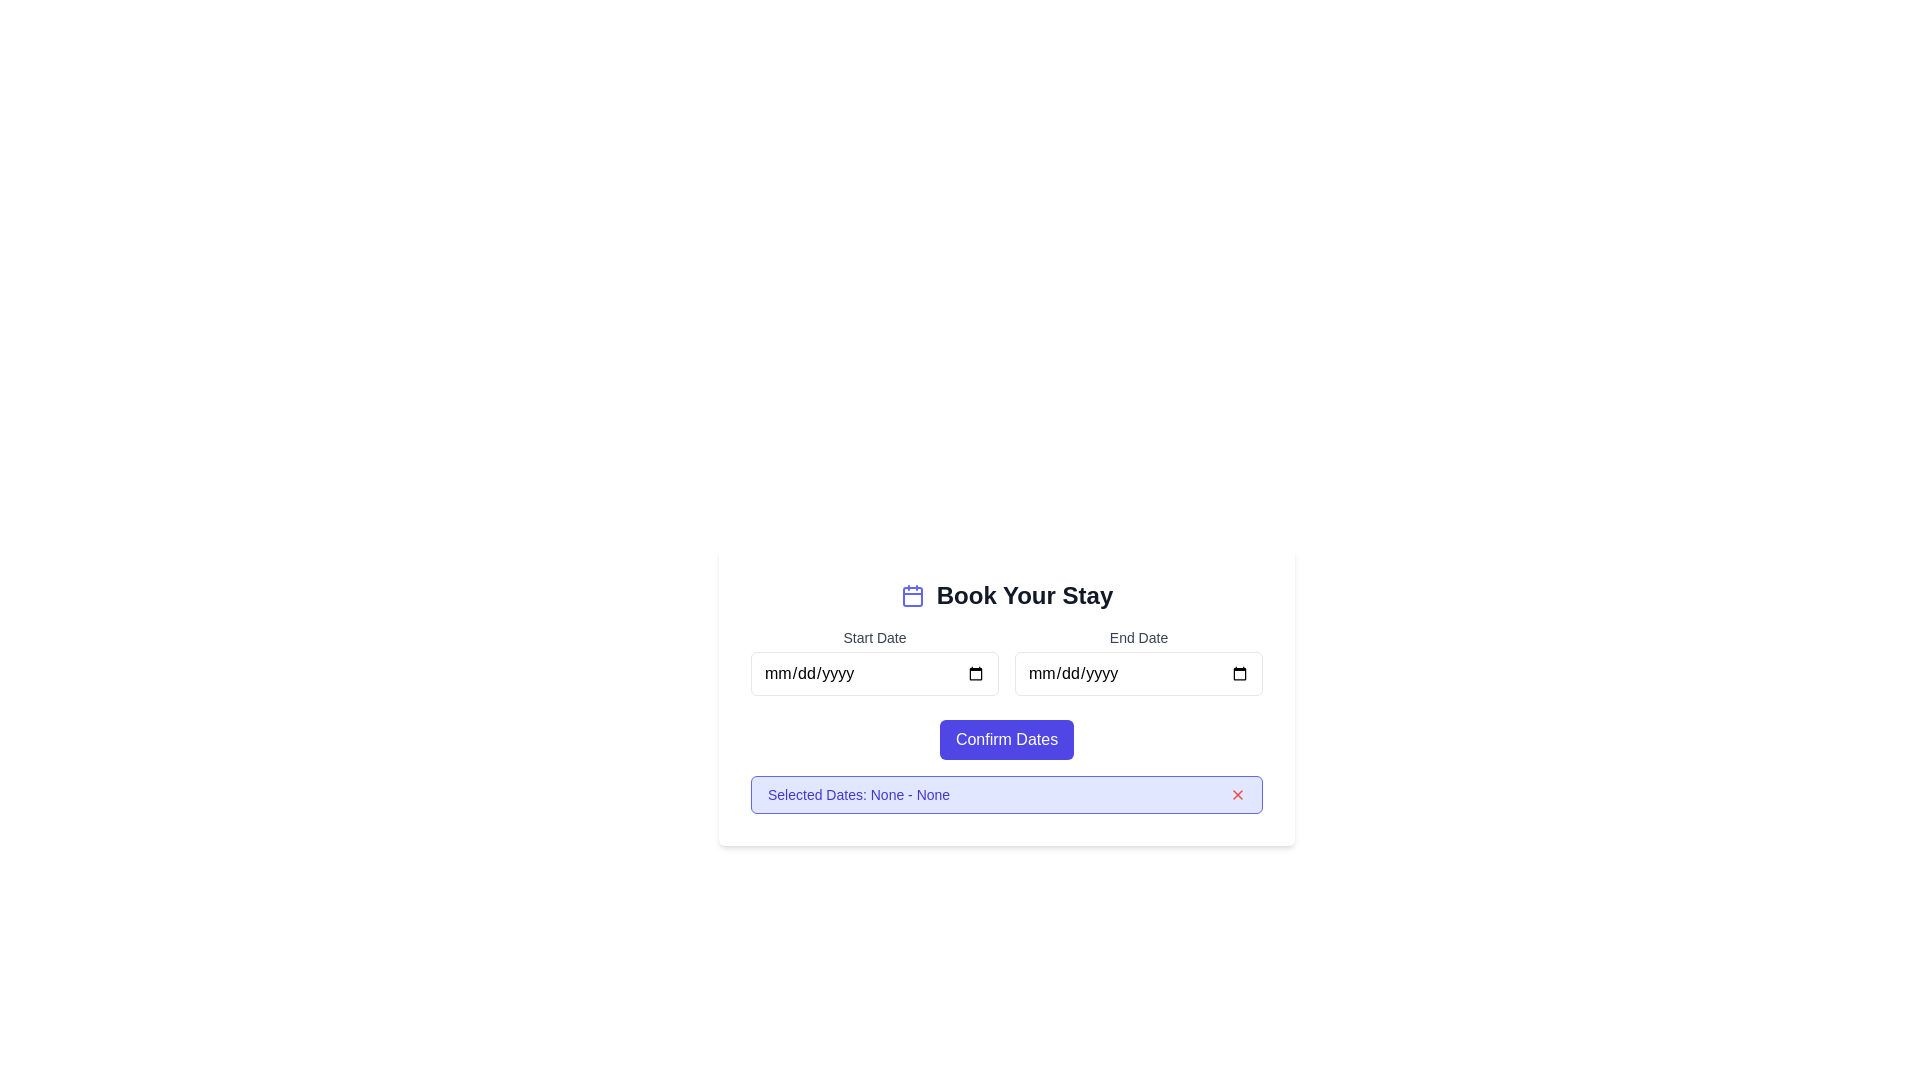 The image size is (1920, 1080). I want to click on the close icon located at the rightmost position of the footer section, so click(1237, 793).